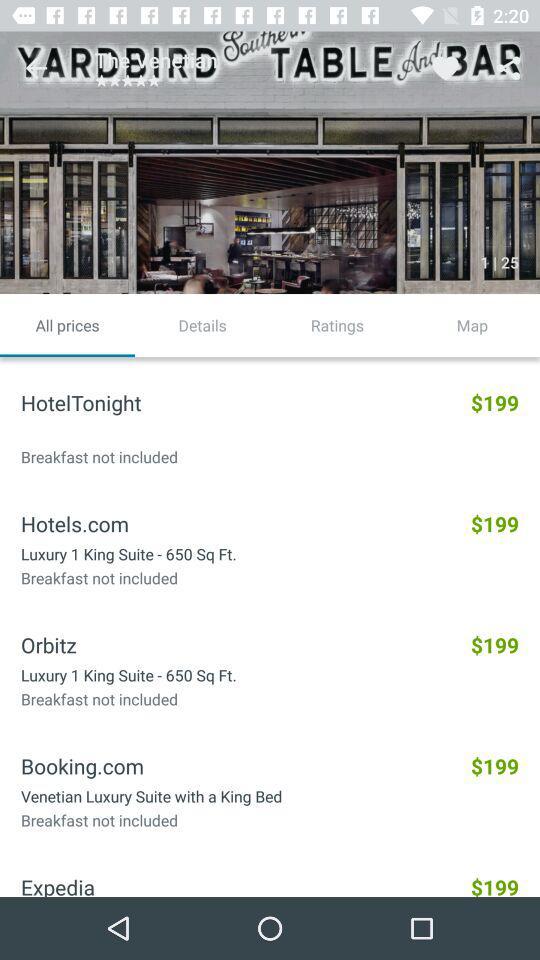 The width and height of the screenshot is (540, 960). What do you see at coordinates (202, 325) in the screenshot?
I see `the item to the left of the ratings` at bounding box center [202, 325].